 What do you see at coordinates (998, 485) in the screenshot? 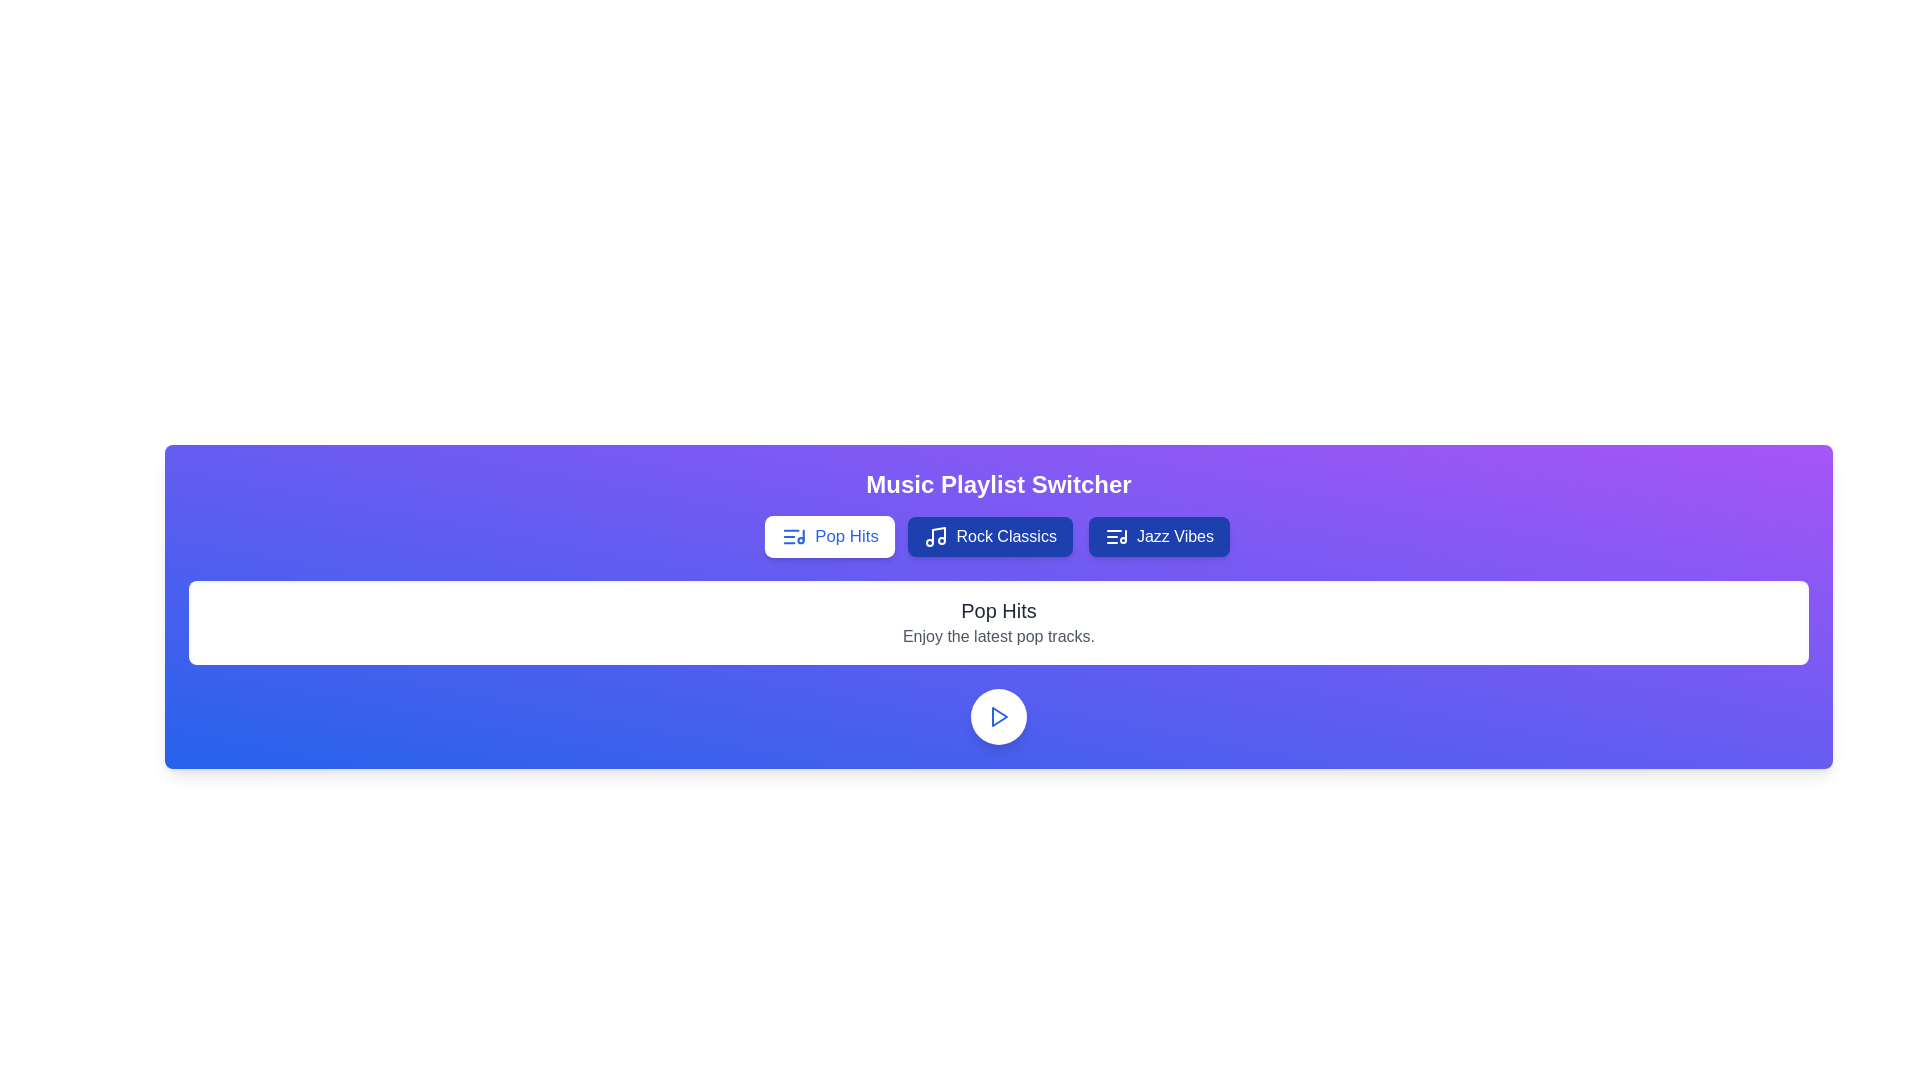
I see `the text label 'Music Playlist Switcher', which is styled prominently in bold with an extra-large font size, located centrally in the interface above the buttons 'Pop Hits', 'Rock Classics', and 'Jazz Vibes'` at bounding box center [998, 485].